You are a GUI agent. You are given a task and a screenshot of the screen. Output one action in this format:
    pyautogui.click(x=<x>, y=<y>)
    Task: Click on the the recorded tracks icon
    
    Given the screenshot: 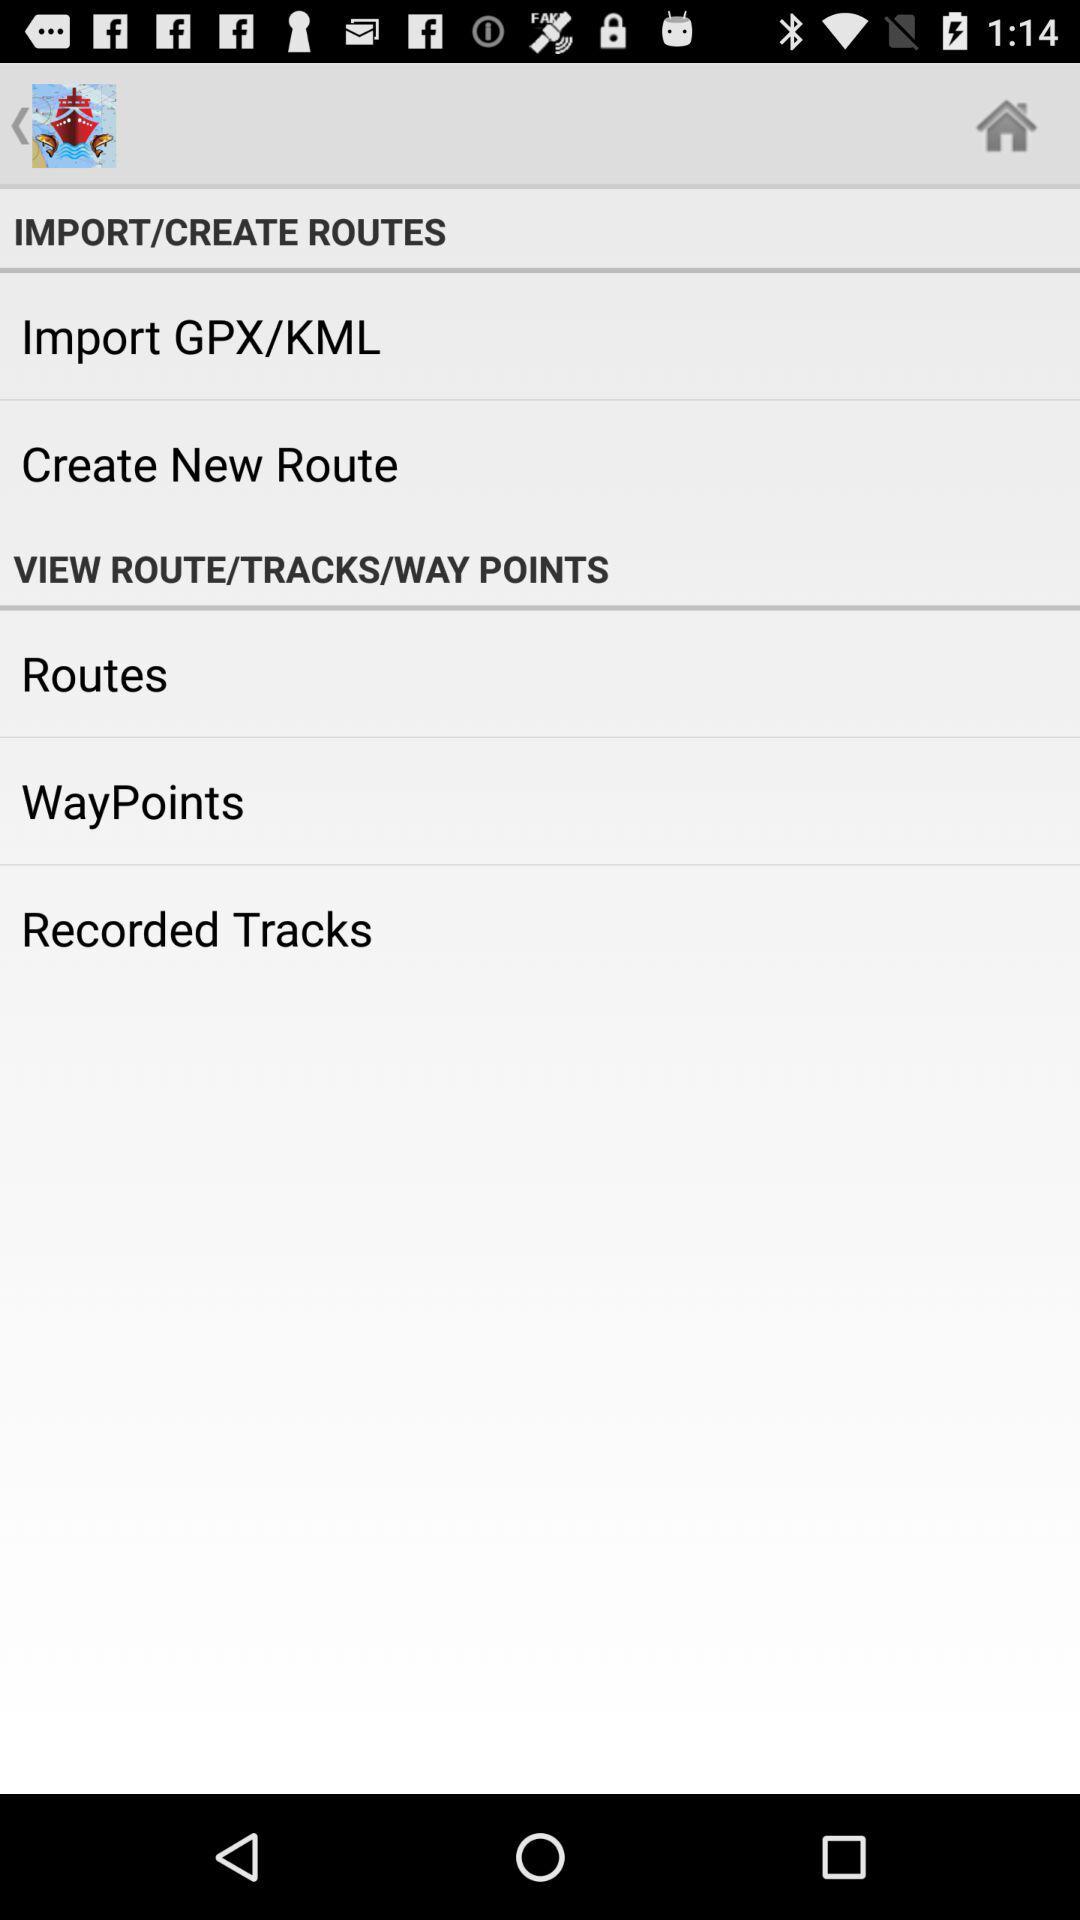 What is the action you would take?
    pyautogui.click(x=540, y=927)
    